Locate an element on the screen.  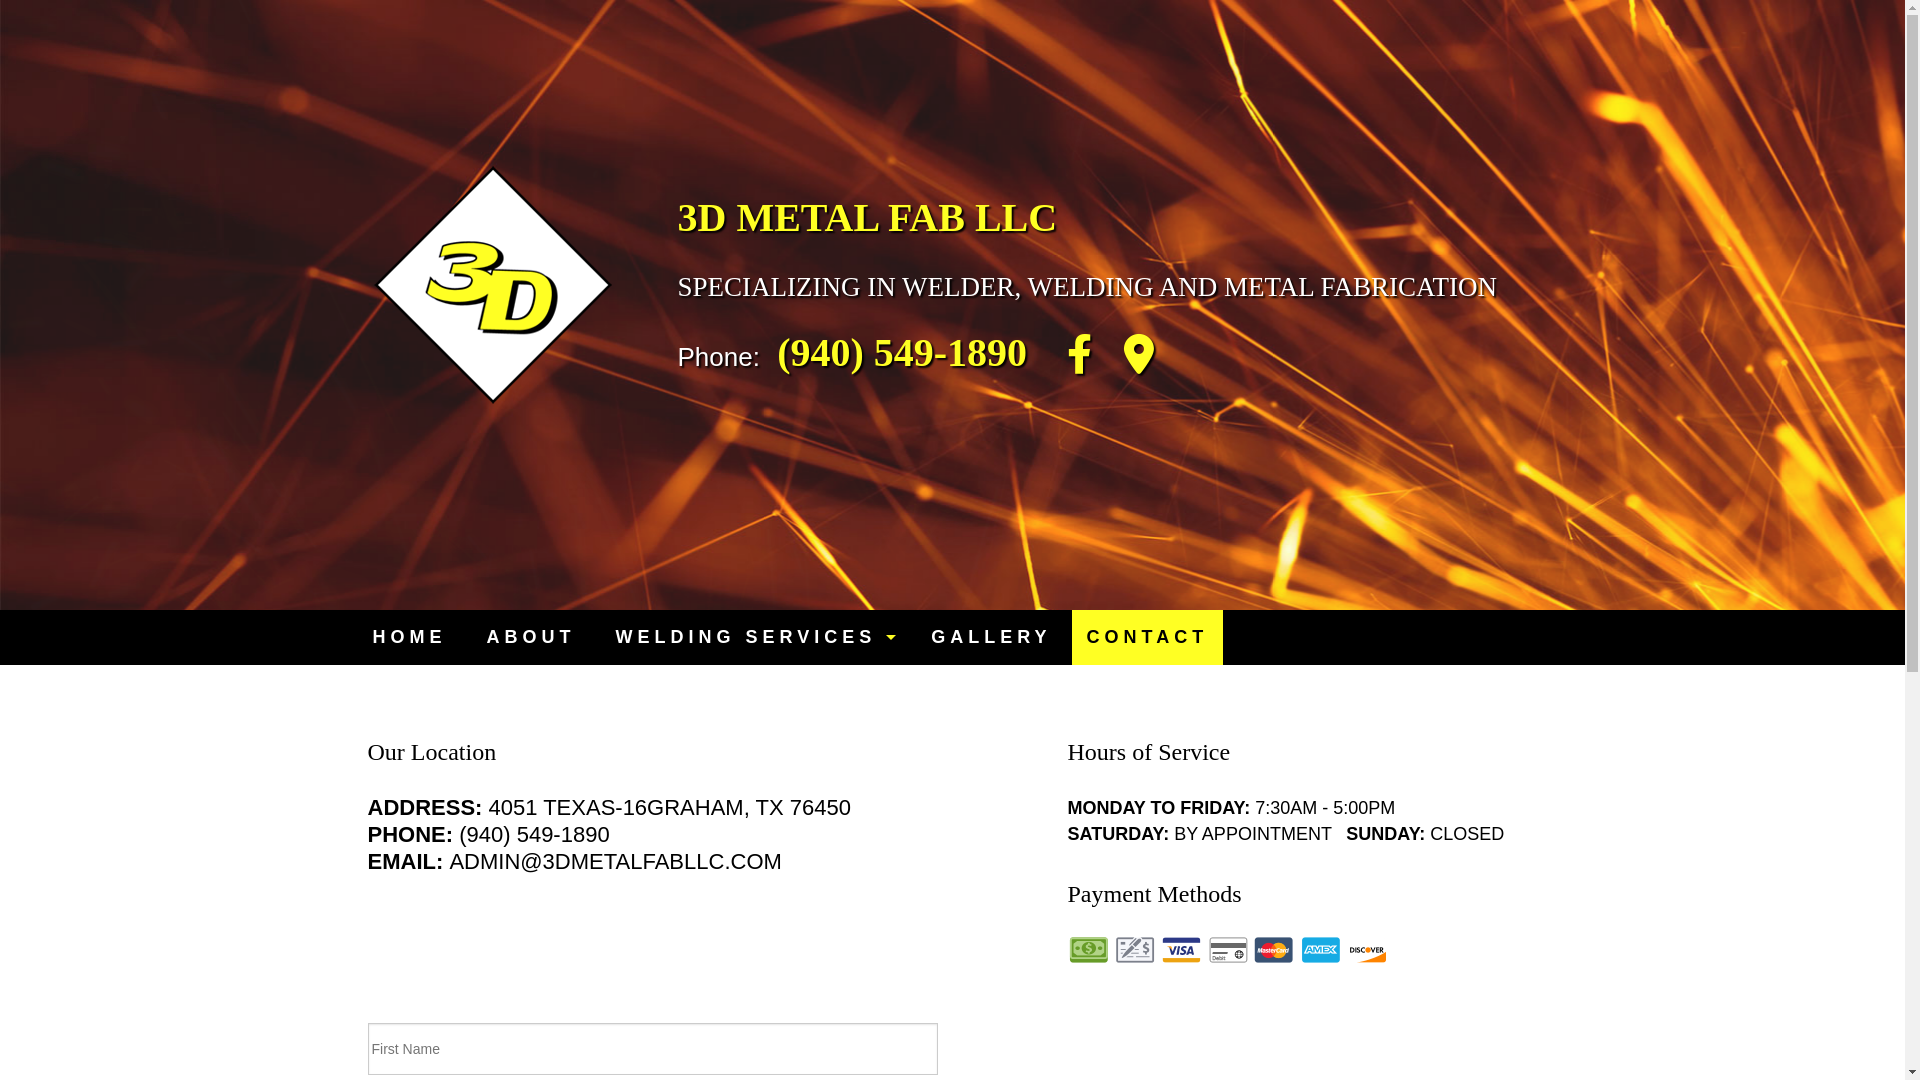
'3D METAL FAB LLC' is located at coordinates (868, 217).